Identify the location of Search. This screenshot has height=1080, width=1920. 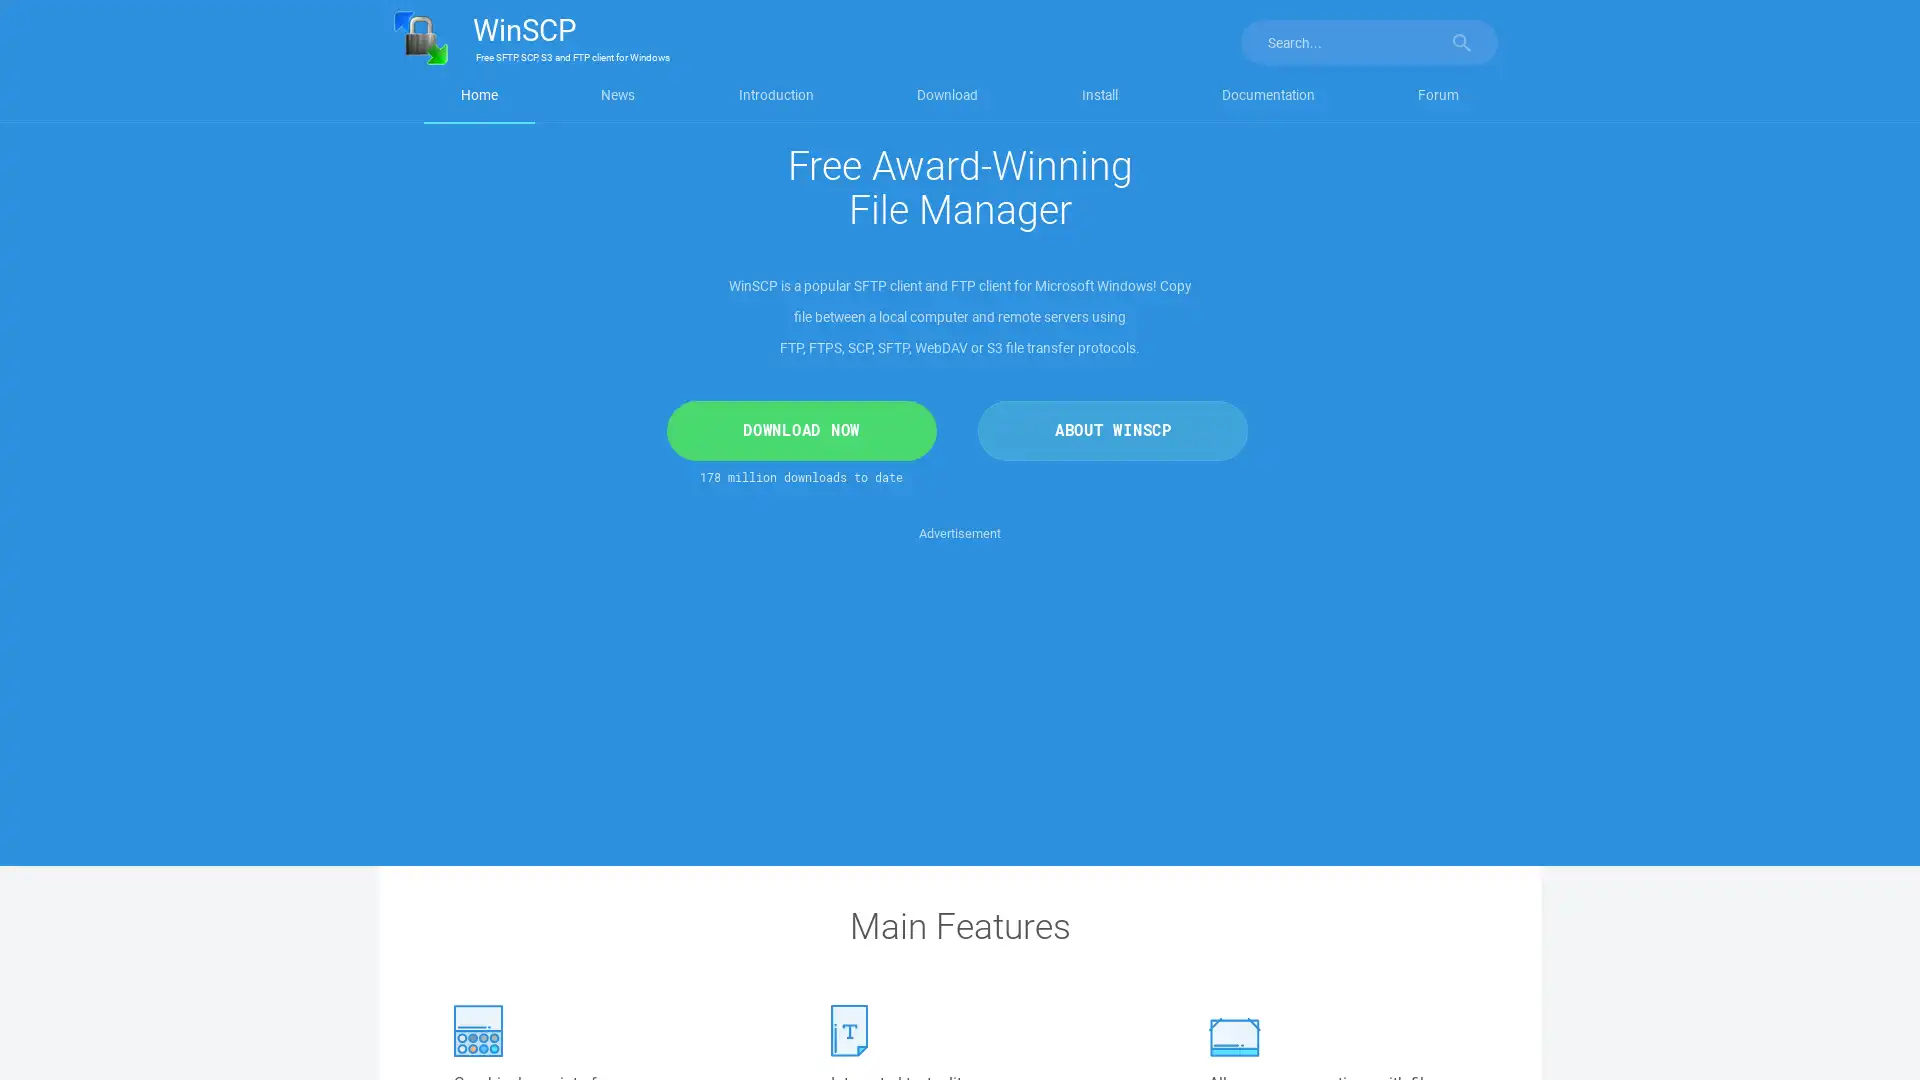
(1469, 42).